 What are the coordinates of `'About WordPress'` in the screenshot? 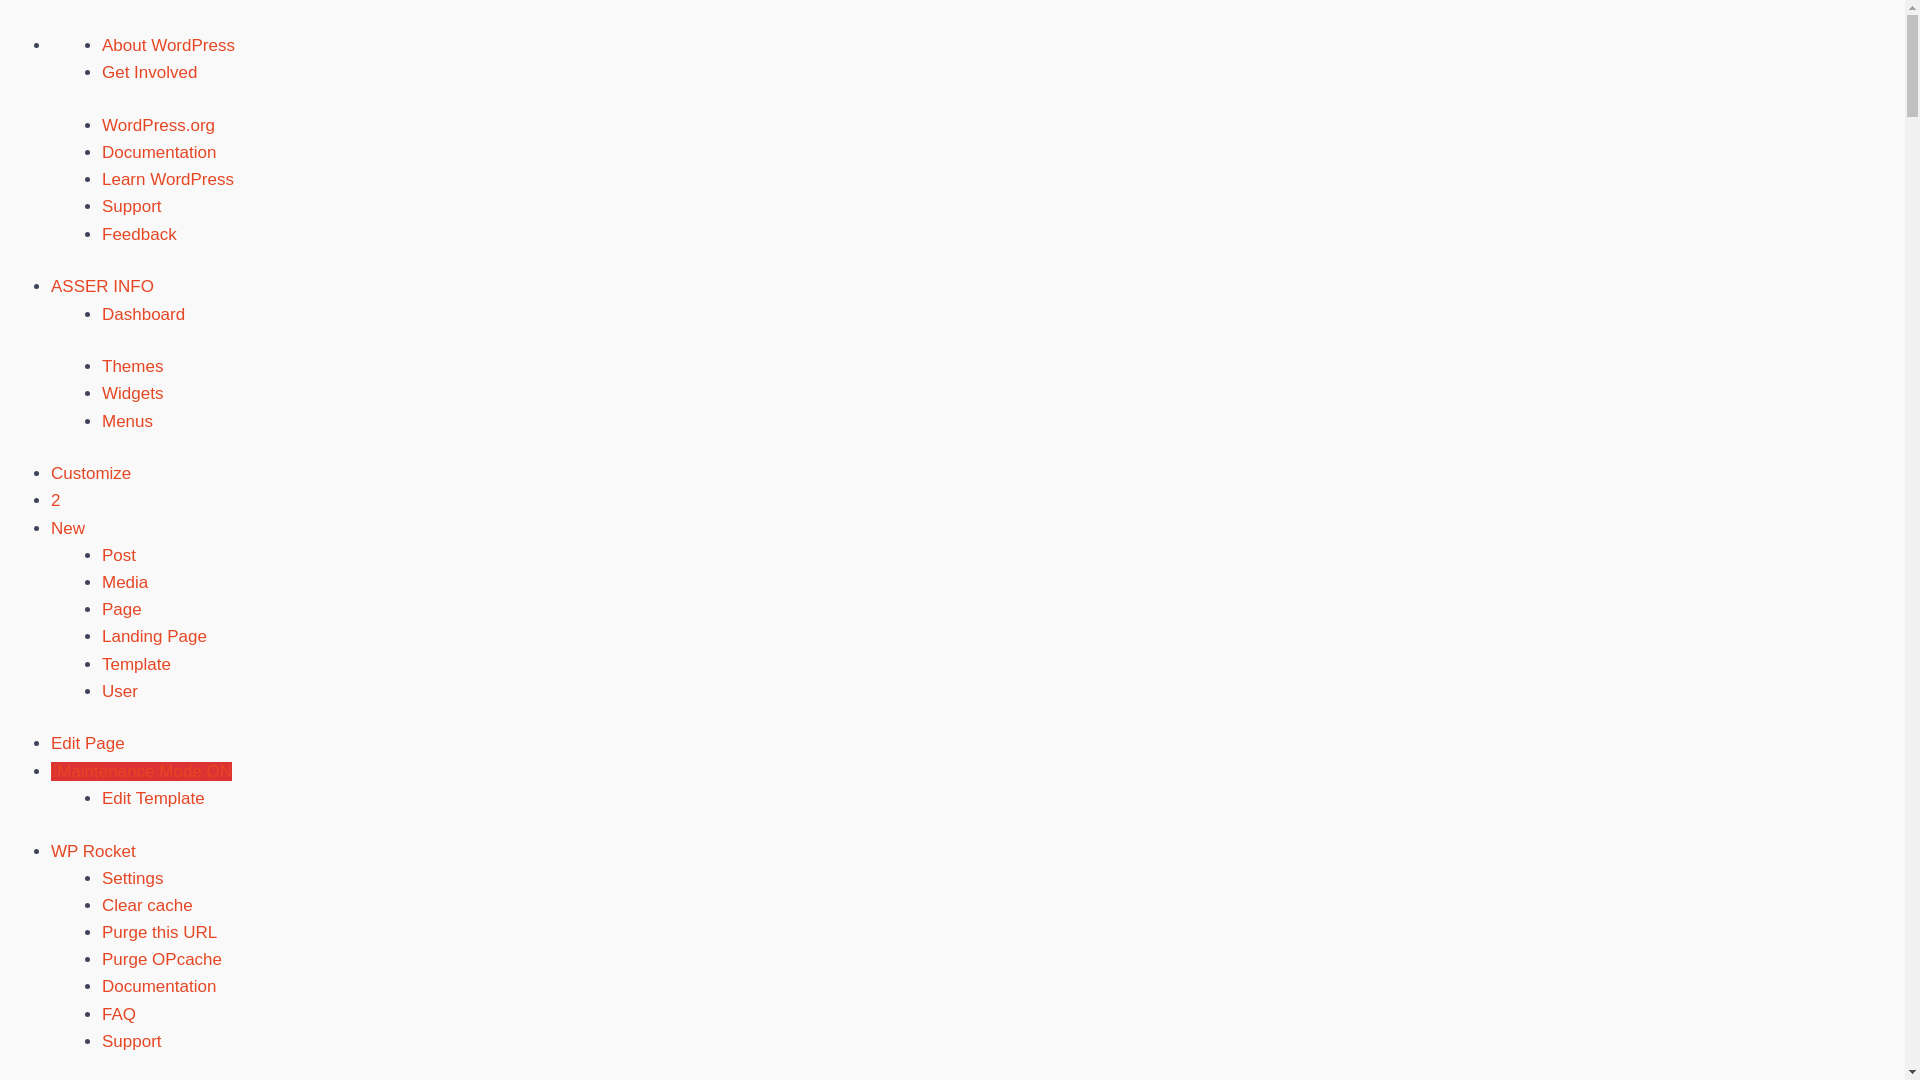 It's located at (168, 45).